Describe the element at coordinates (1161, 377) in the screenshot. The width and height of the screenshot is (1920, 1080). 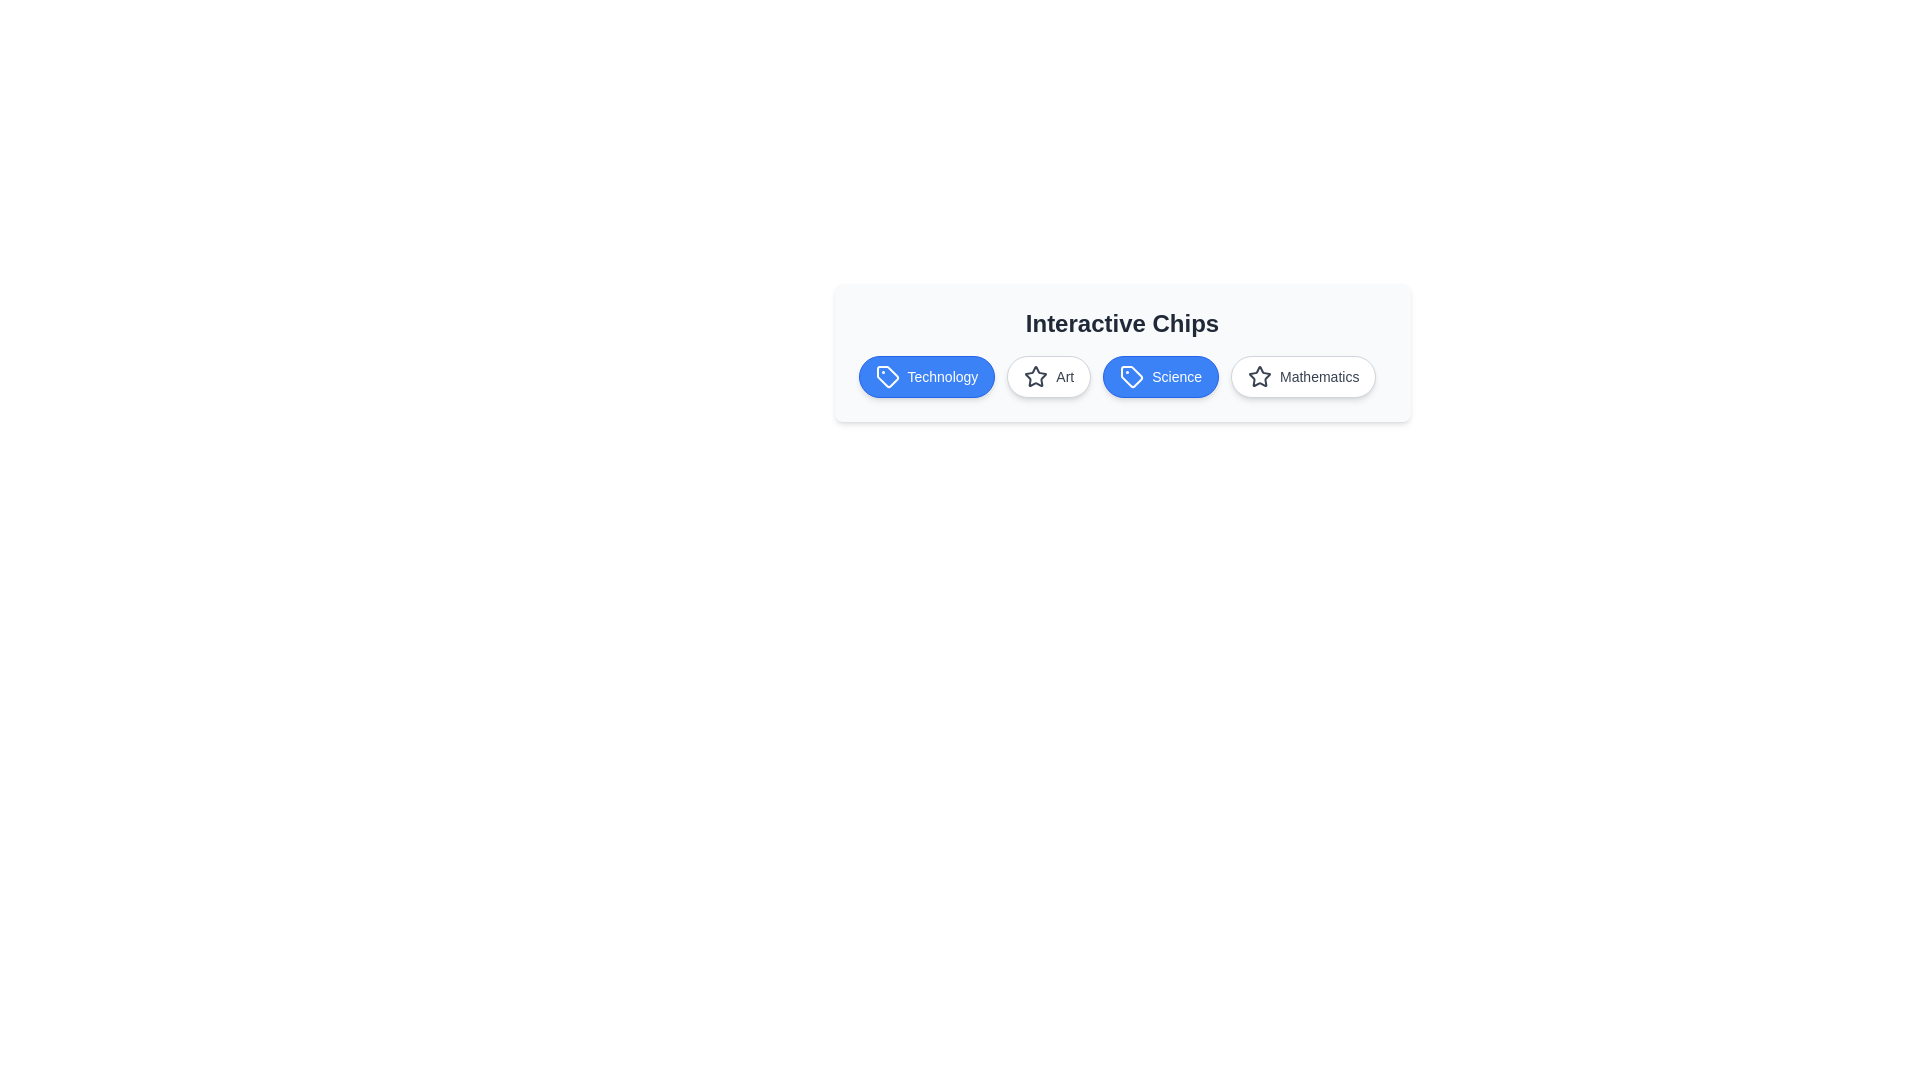
I see `the 'Science' chip to toggle its activation state` at that location.